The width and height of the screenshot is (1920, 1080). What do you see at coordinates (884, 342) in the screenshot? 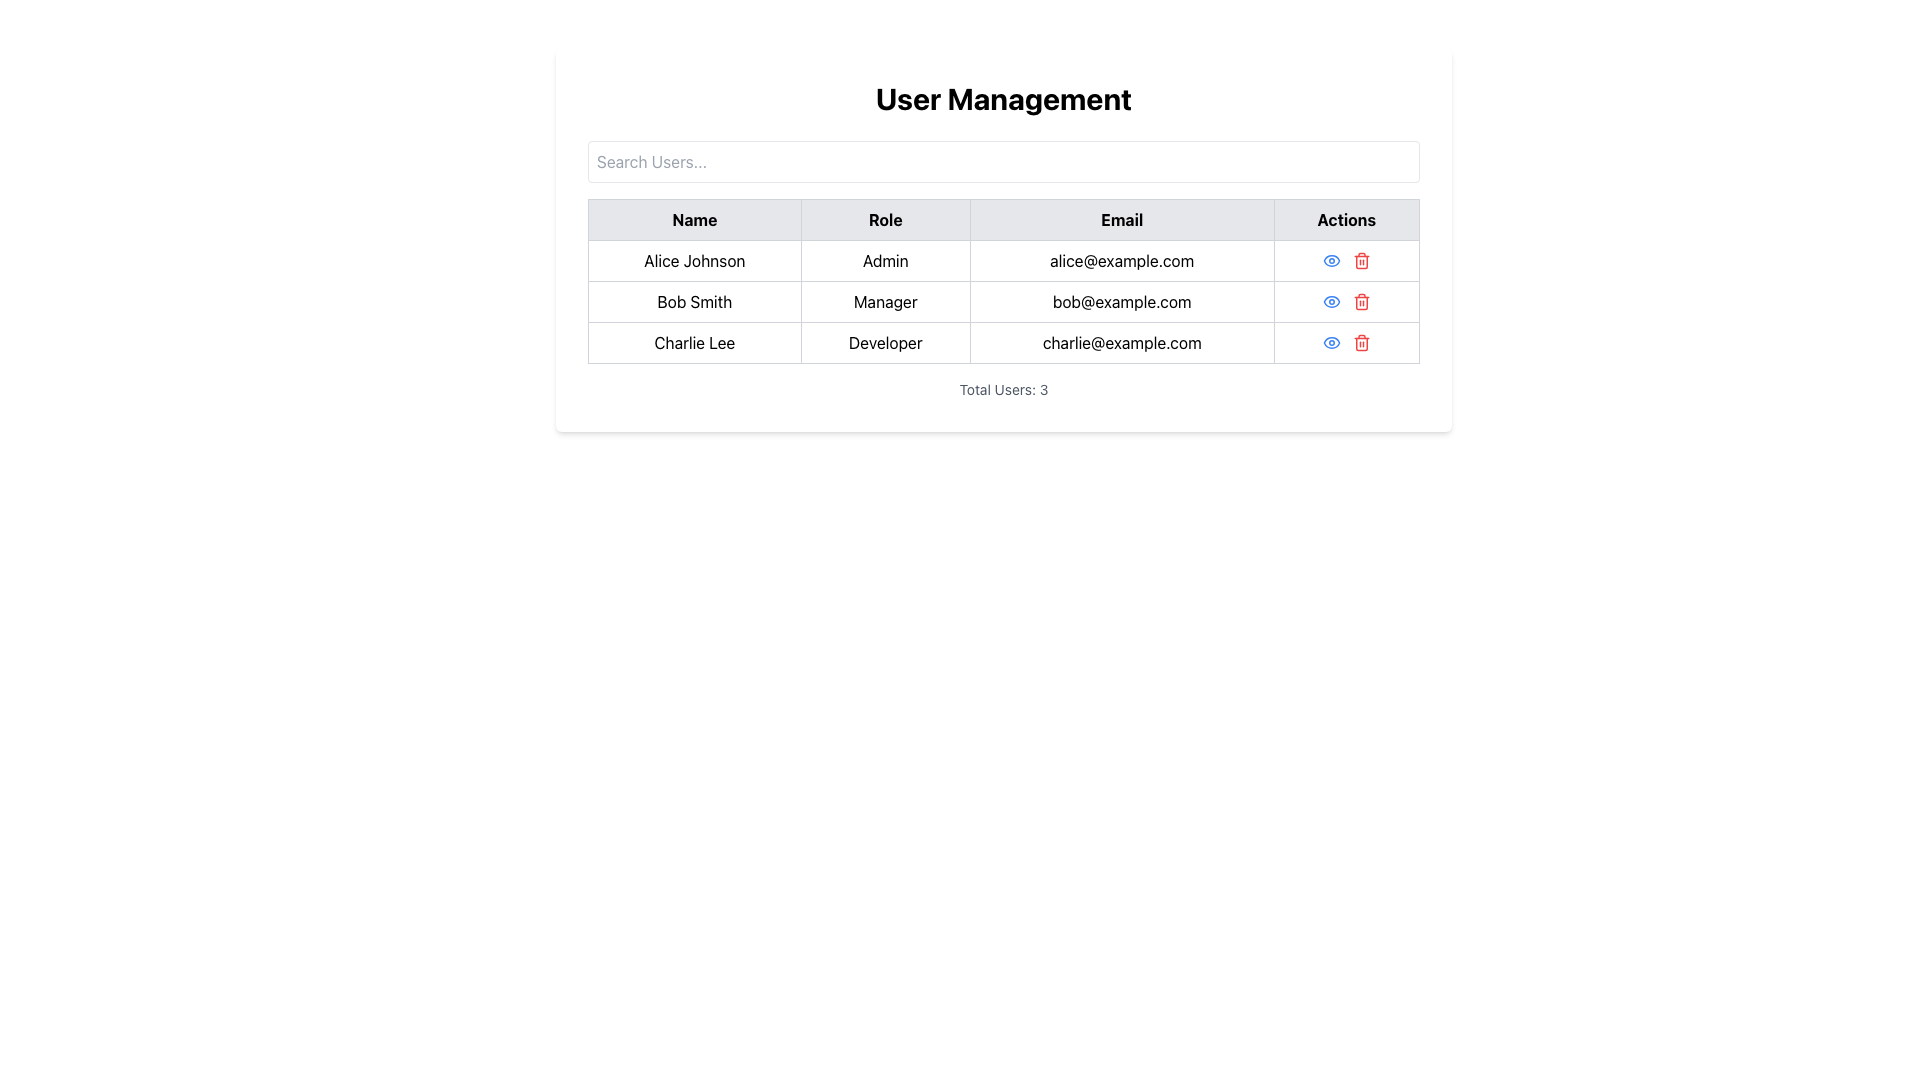
I see `text 'Developer' from the table cell located in the 'Role' column of the third row under 'User Management'` at bounding box center [884, 342].